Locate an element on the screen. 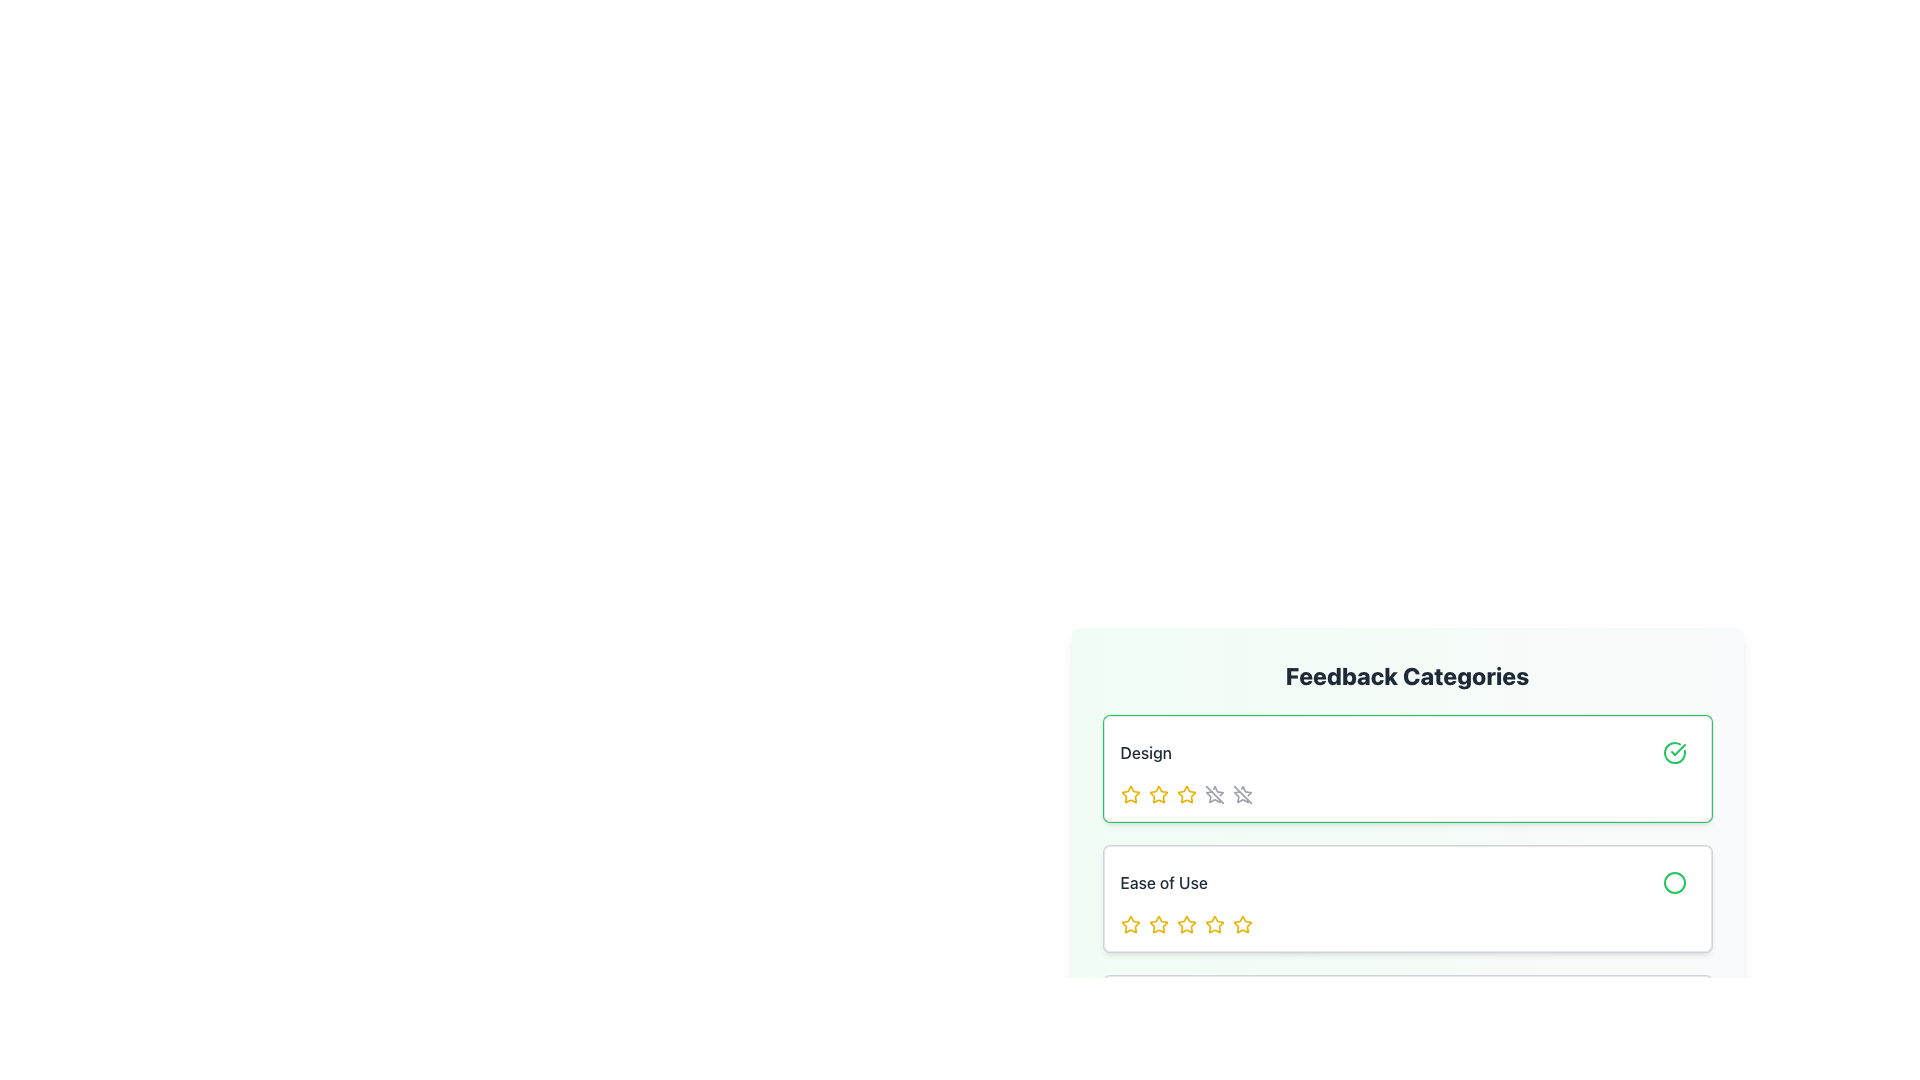 This screenshot has width=1920, height=1080. properties of the second star icon in the rating component, which is styled with a linear and geometric outline and positioned in the middle is located at coordinates (1245, 790).